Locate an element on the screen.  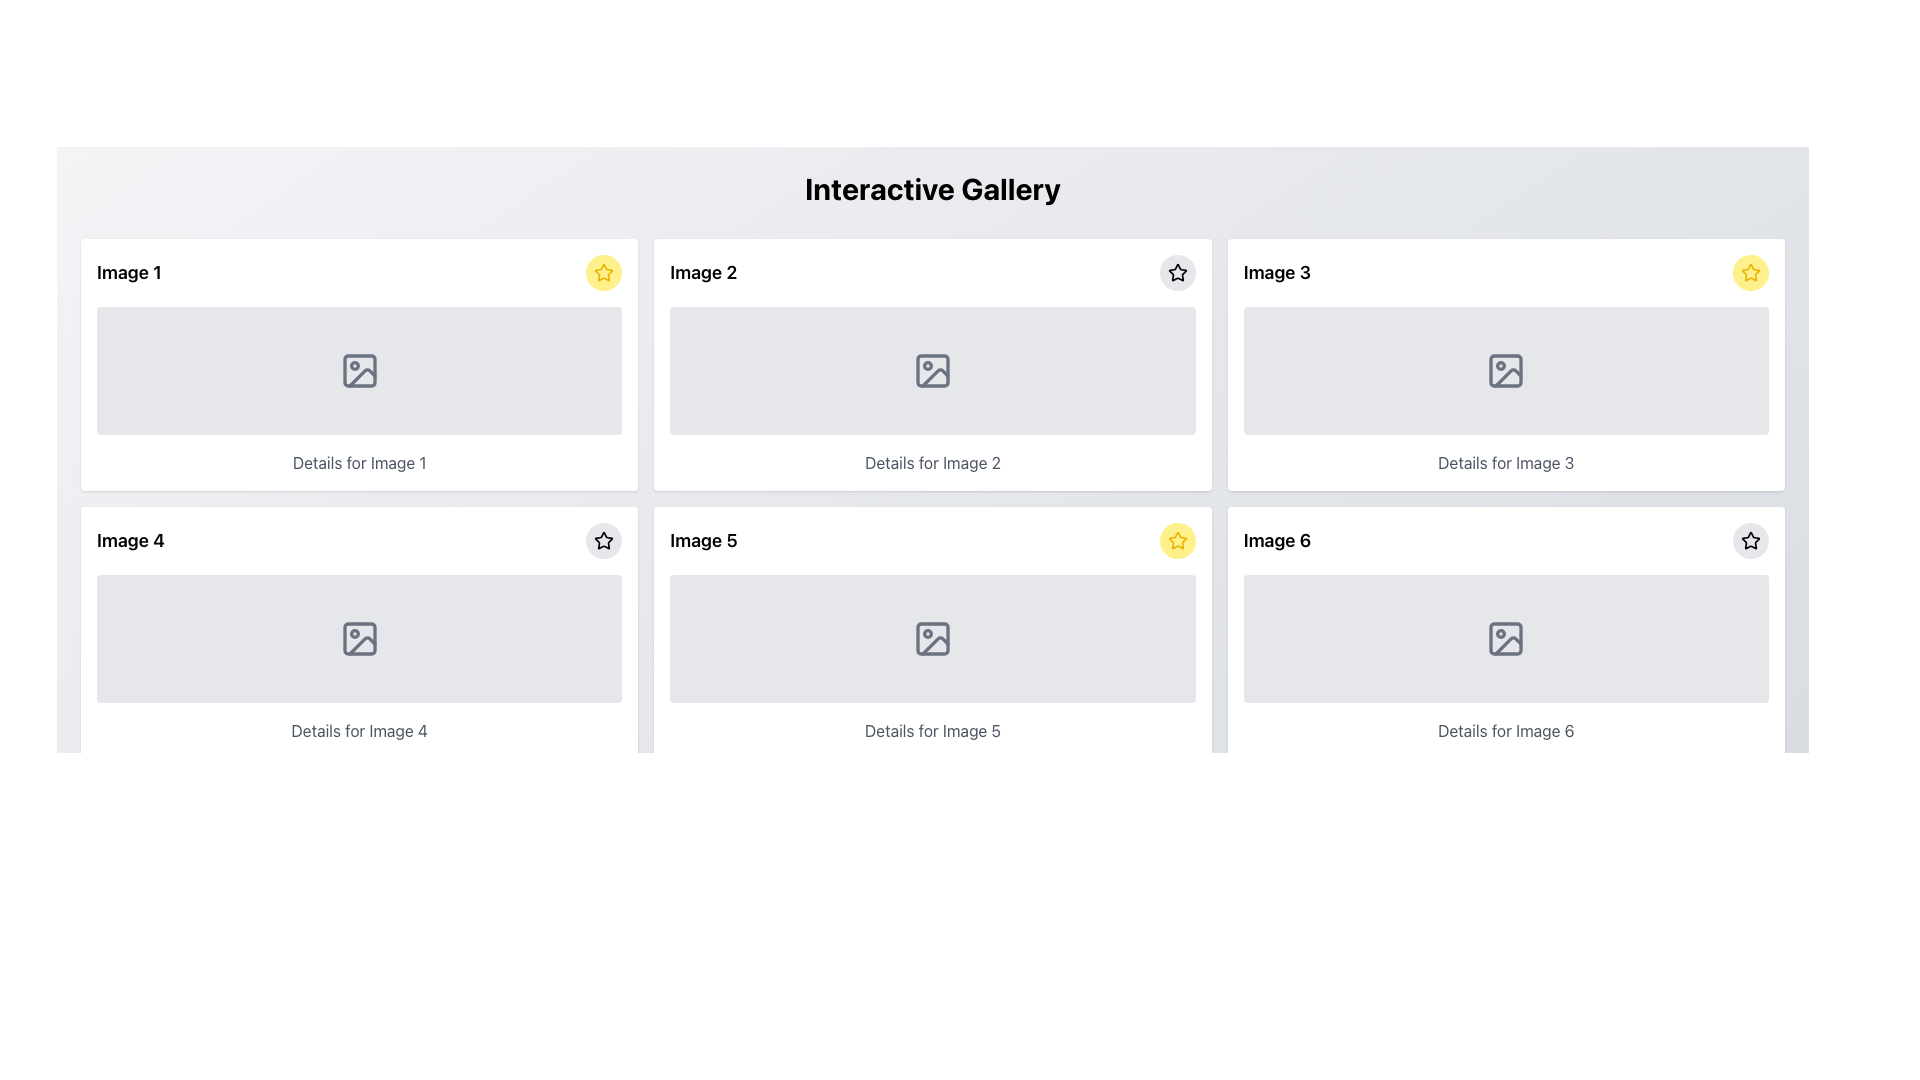
the Image placeholder icon, which is a square icon with rounded corners located within the 'Image 1' card, positioned centrally within its gray rectangle placeholder is located at coordinates (359, 370).